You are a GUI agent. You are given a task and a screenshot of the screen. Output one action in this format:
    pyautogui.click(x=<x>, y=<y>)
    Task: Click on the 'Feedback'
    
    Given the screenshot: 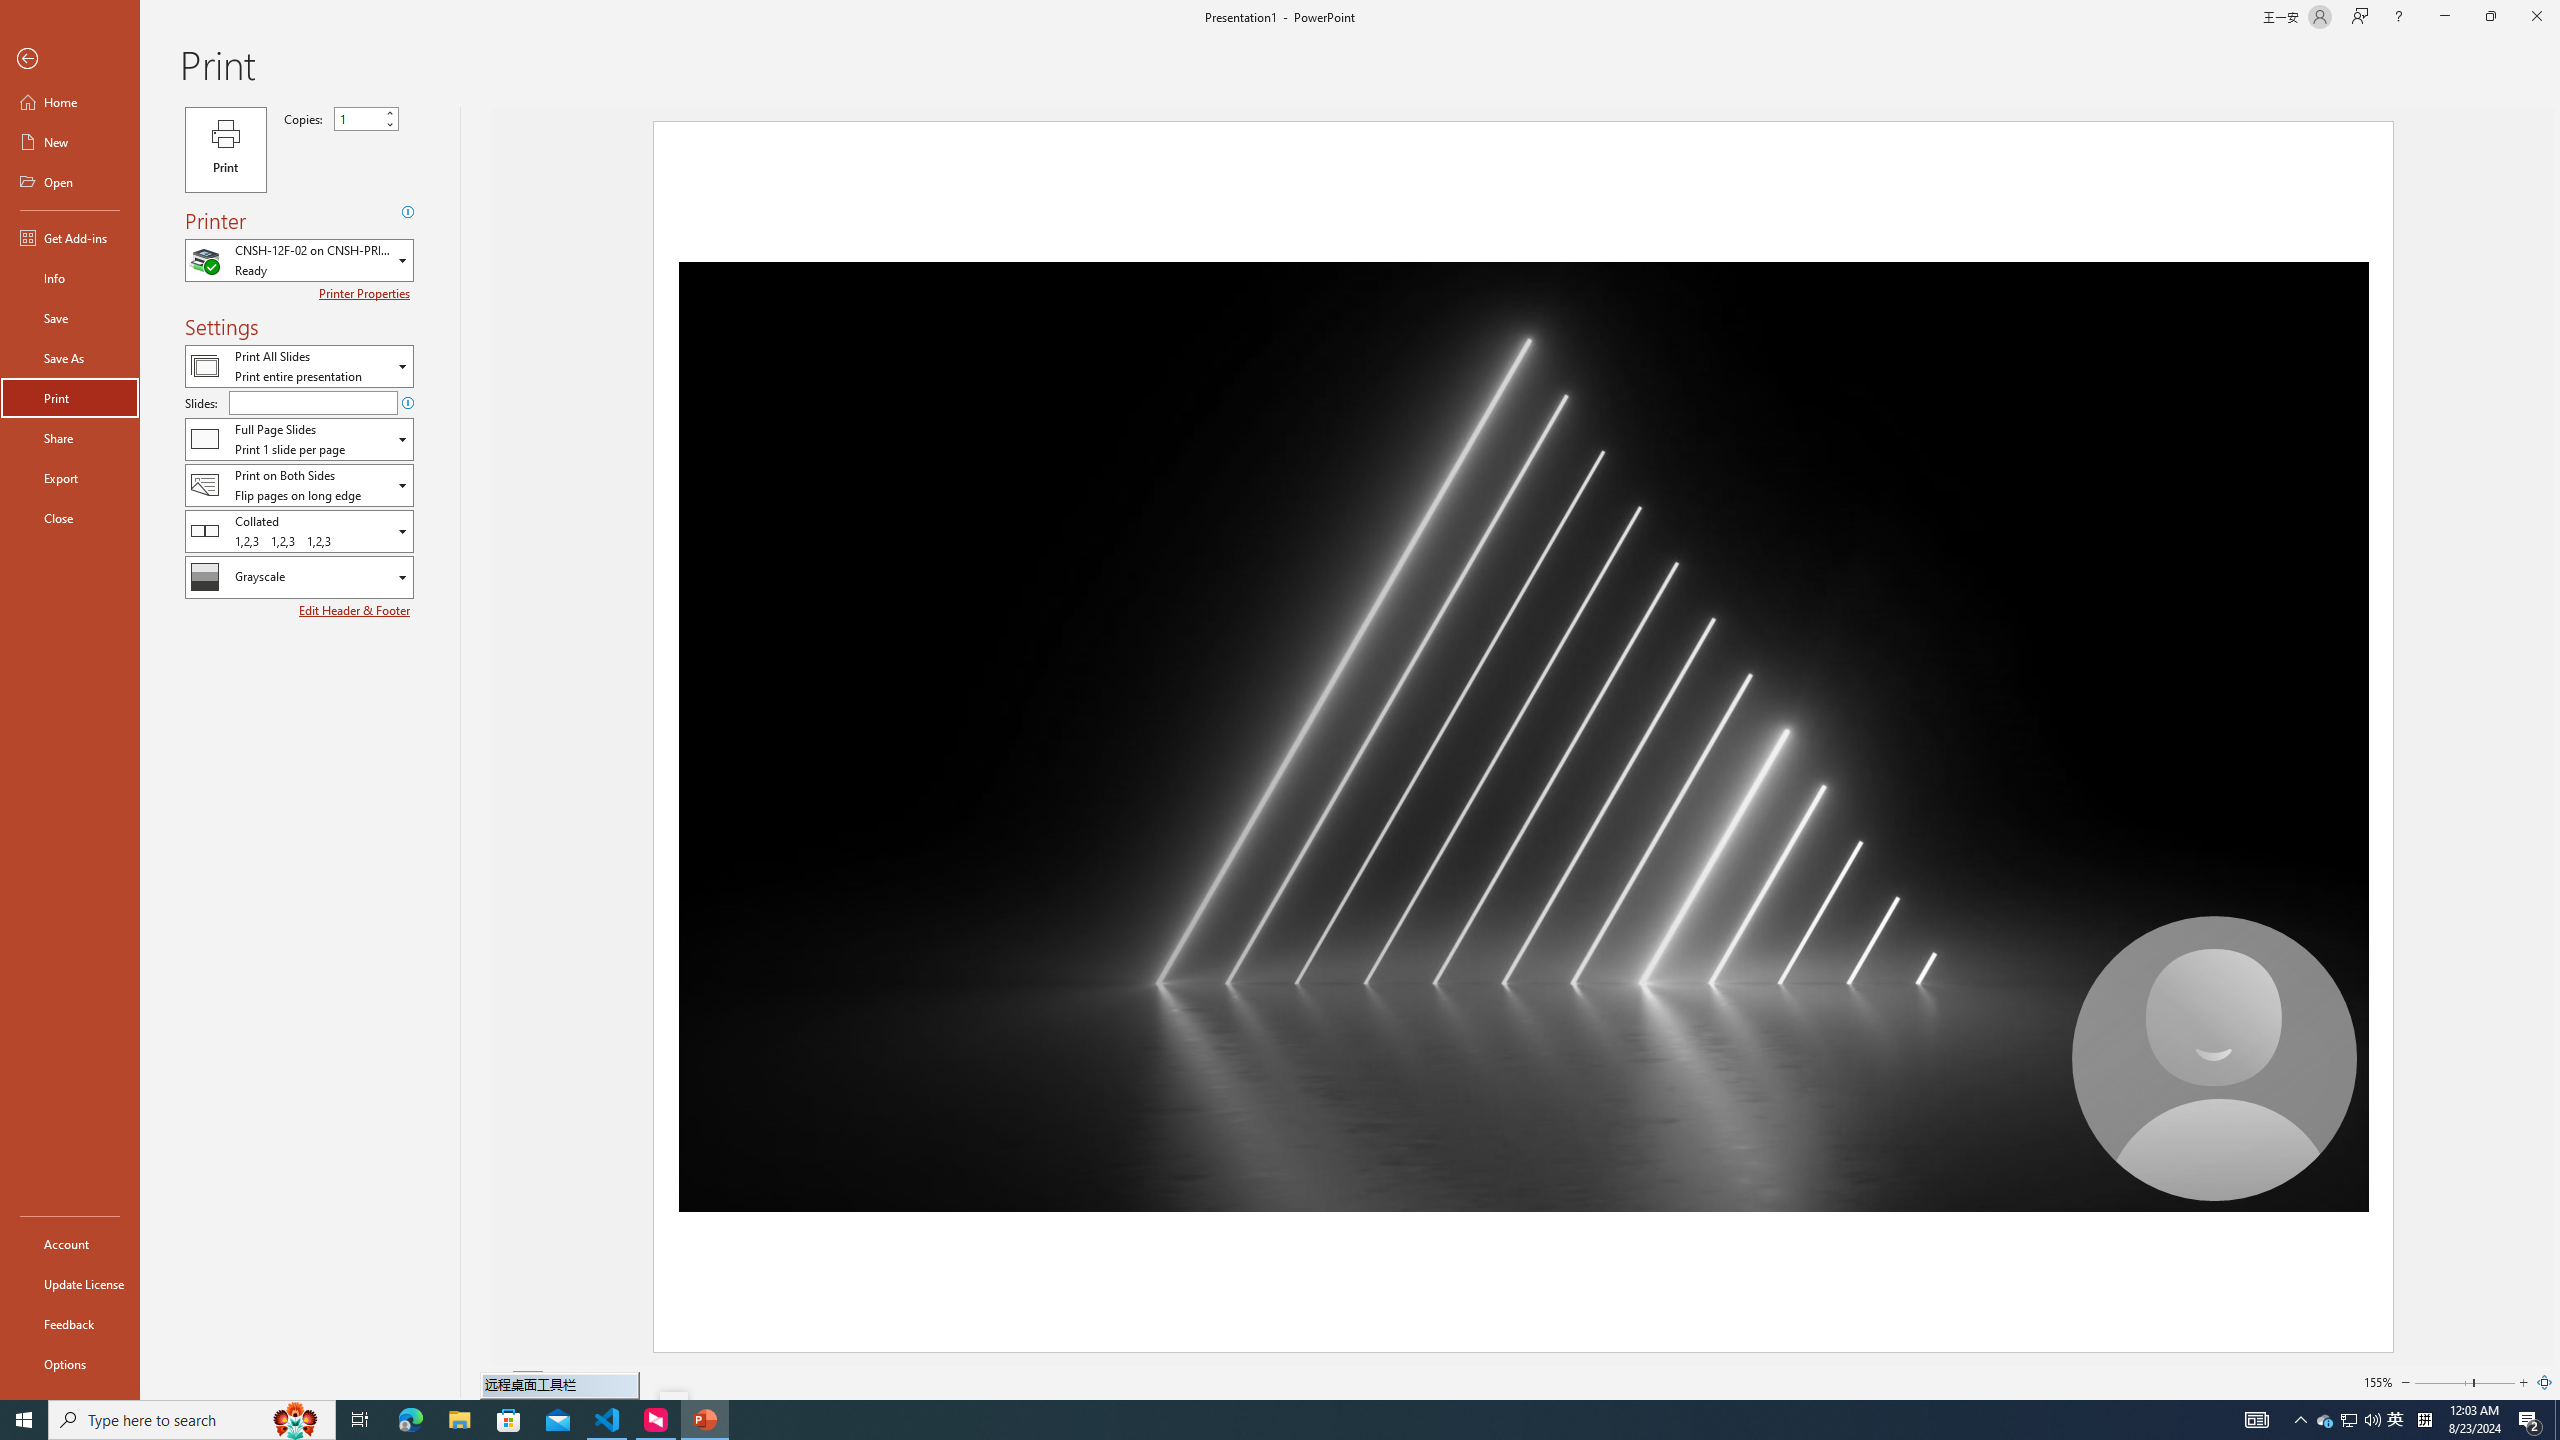 What is the action you would take?
    pyautogui.click(x=69, y=1324)
    